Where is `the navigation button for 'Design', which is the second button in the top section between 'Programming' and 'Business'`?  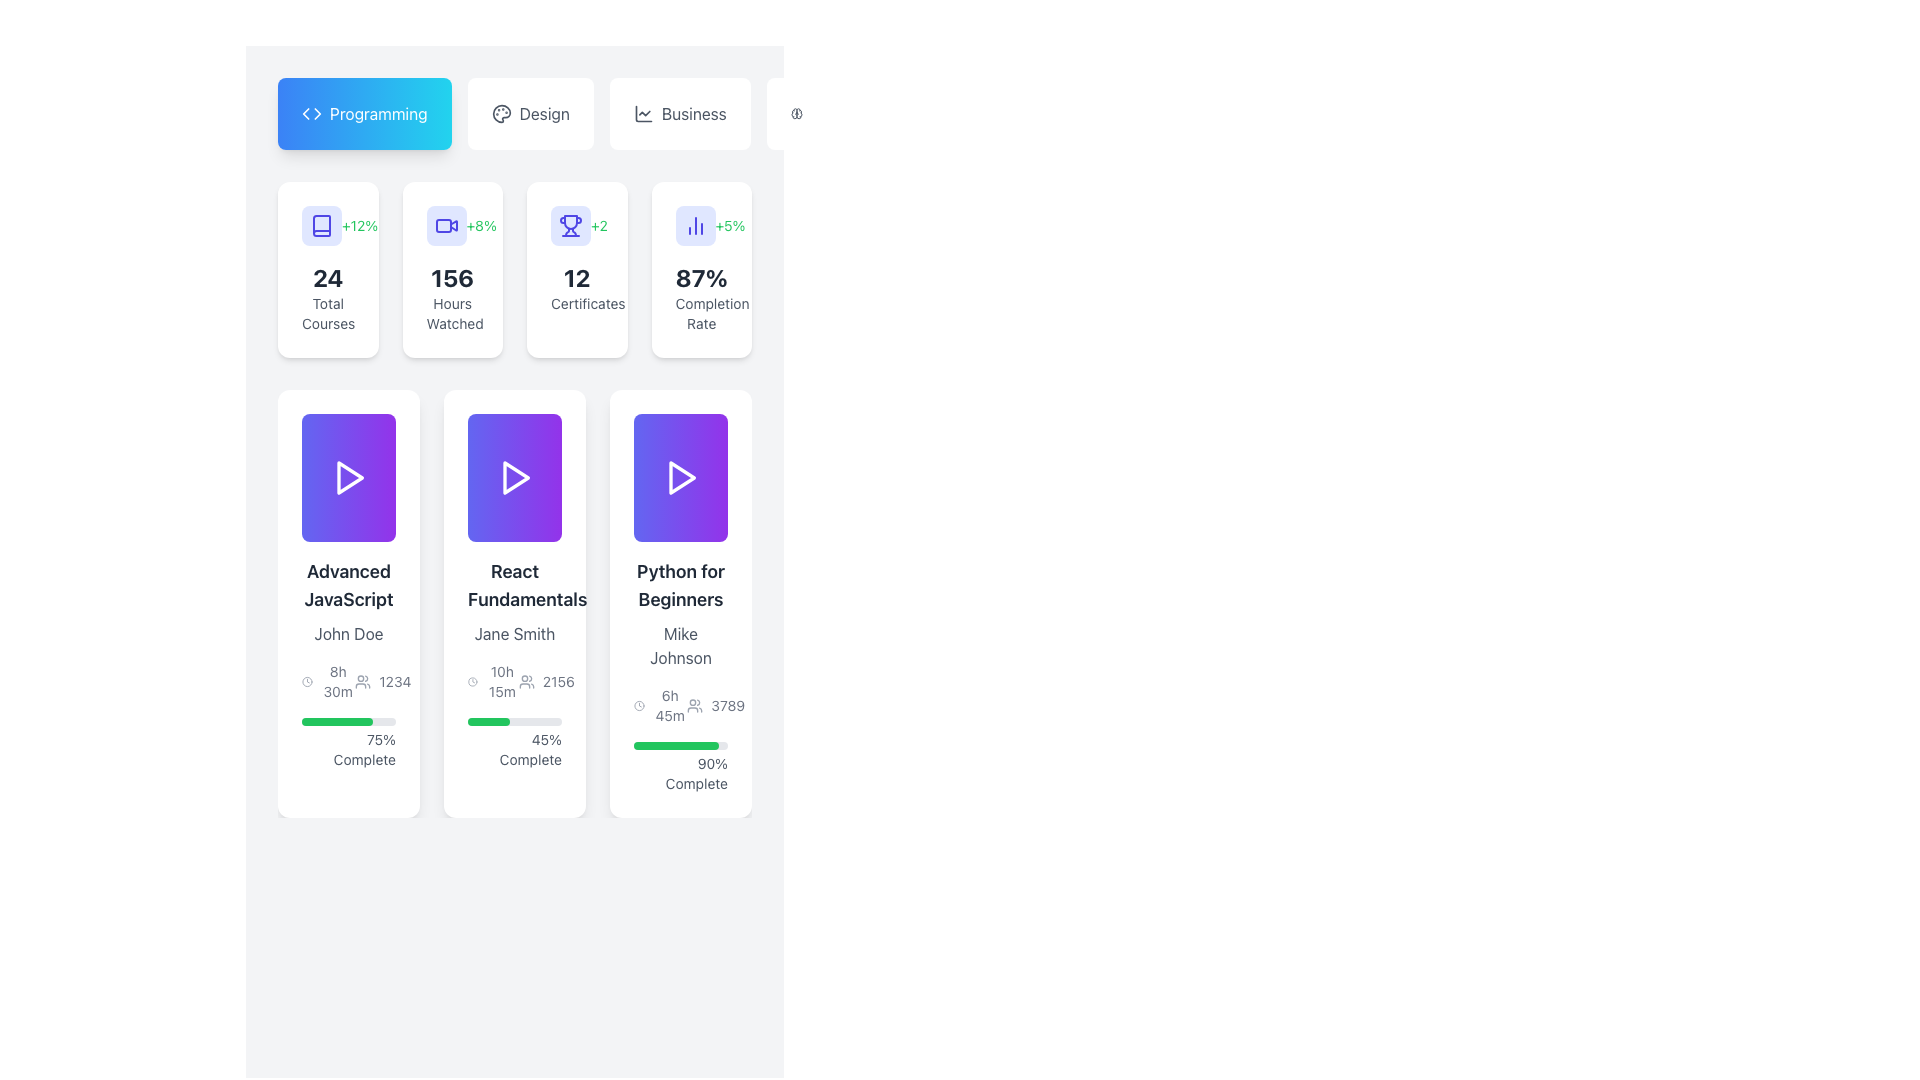 the navigation button for 'Design', which is the second button in the top section between 'Programming' and 'Business' is located at coordinates (530, 114).